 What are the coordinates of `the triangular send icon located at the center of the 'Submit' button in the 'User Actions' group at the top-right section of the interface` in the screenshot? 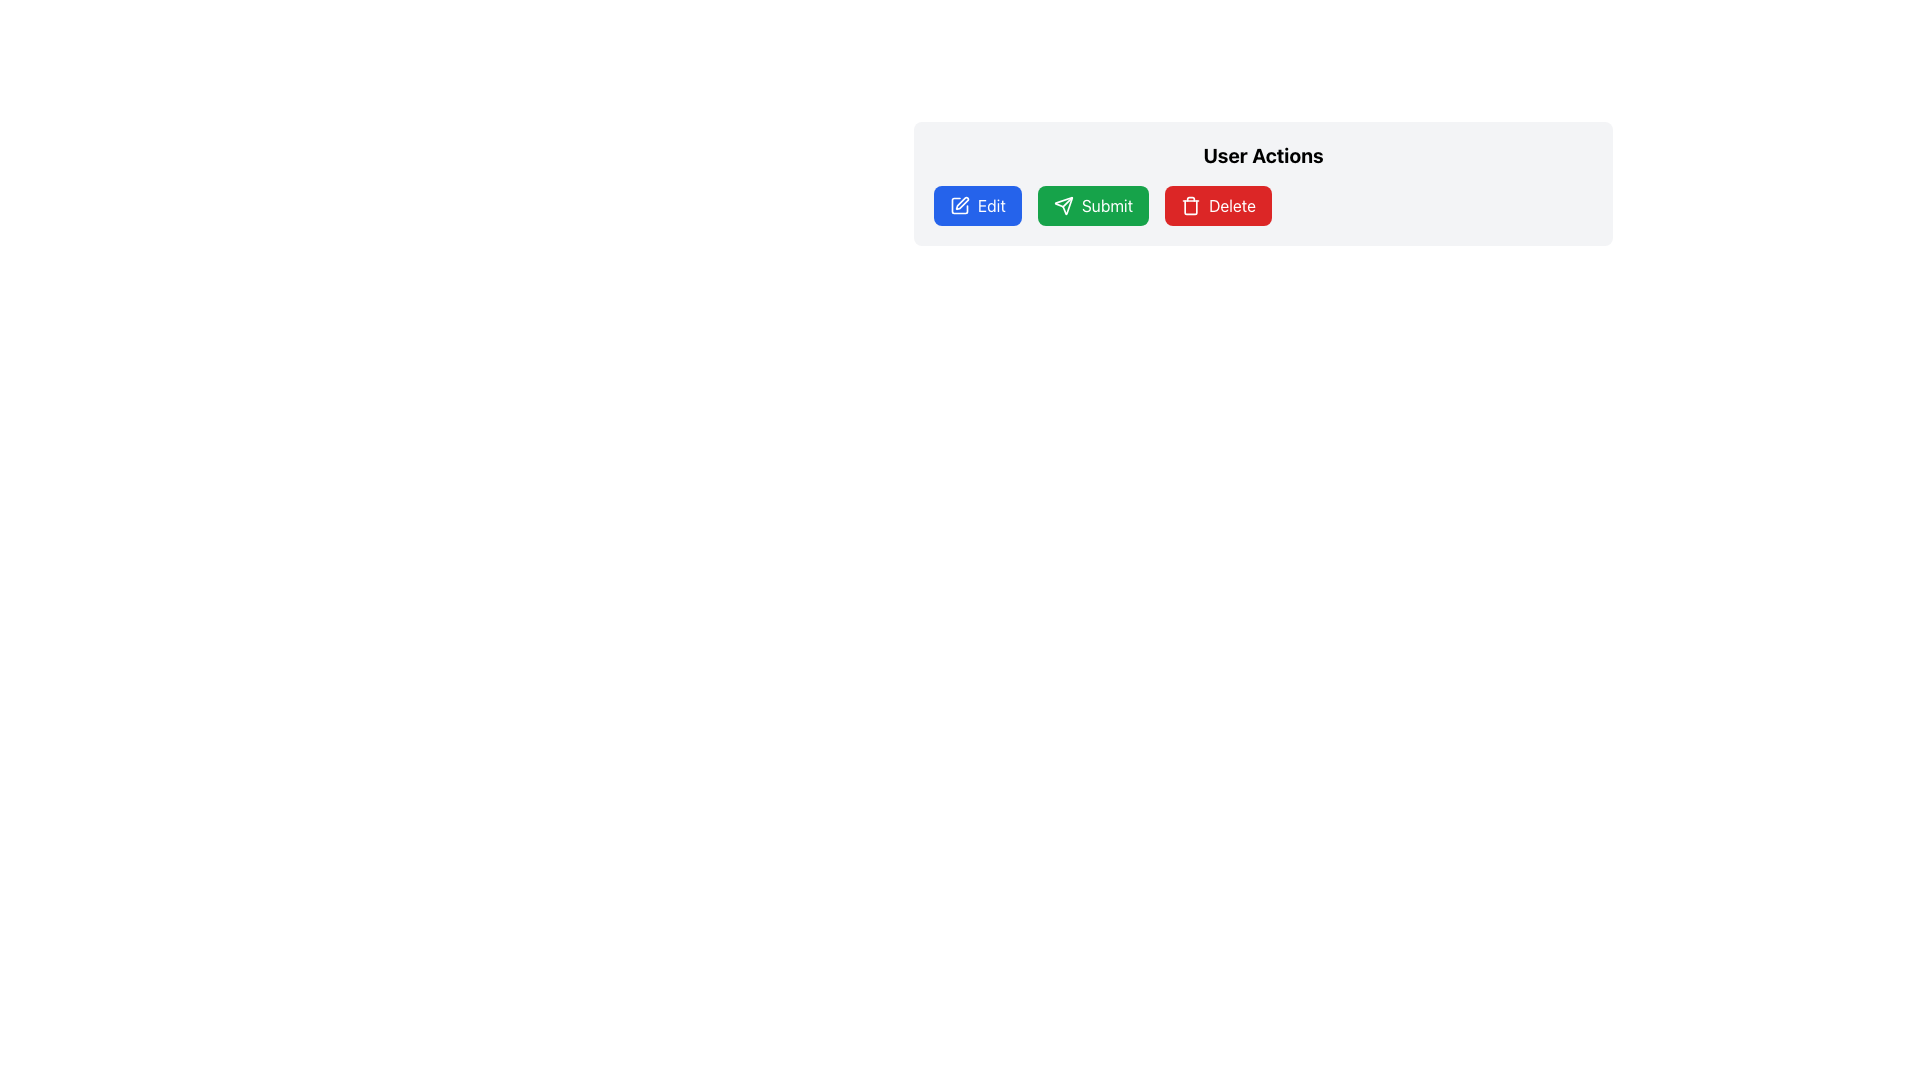 It's located at (1062, 205).